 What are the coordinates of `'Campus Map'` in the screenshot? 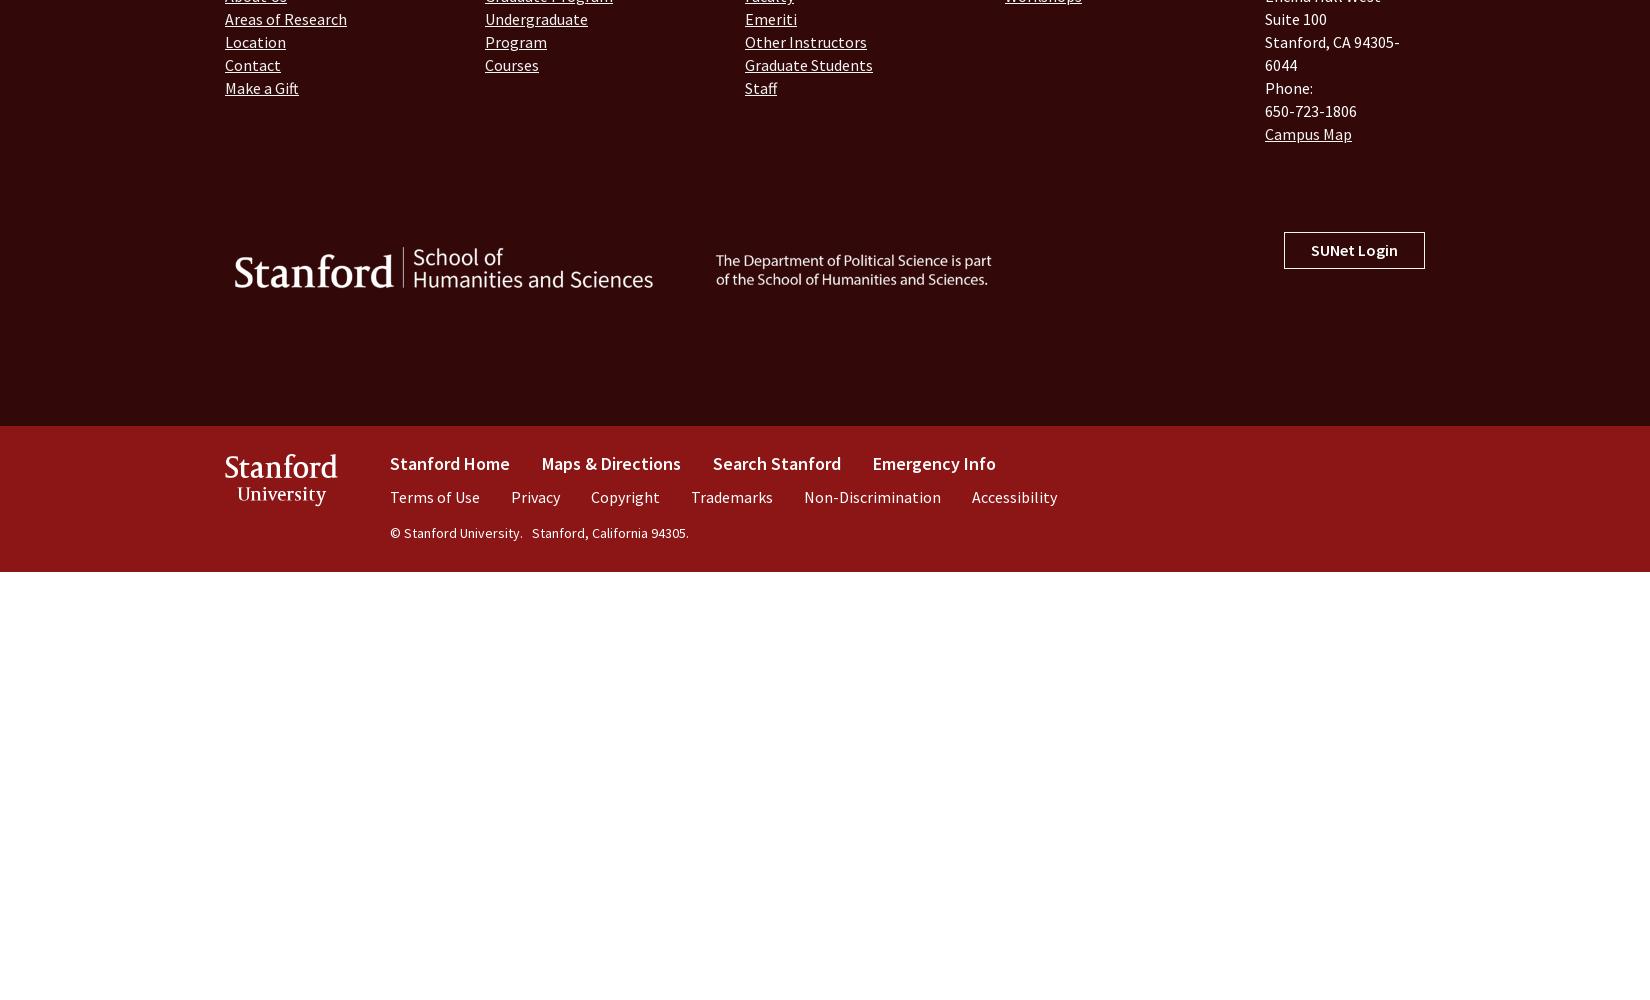 It's located at (1307, 133).